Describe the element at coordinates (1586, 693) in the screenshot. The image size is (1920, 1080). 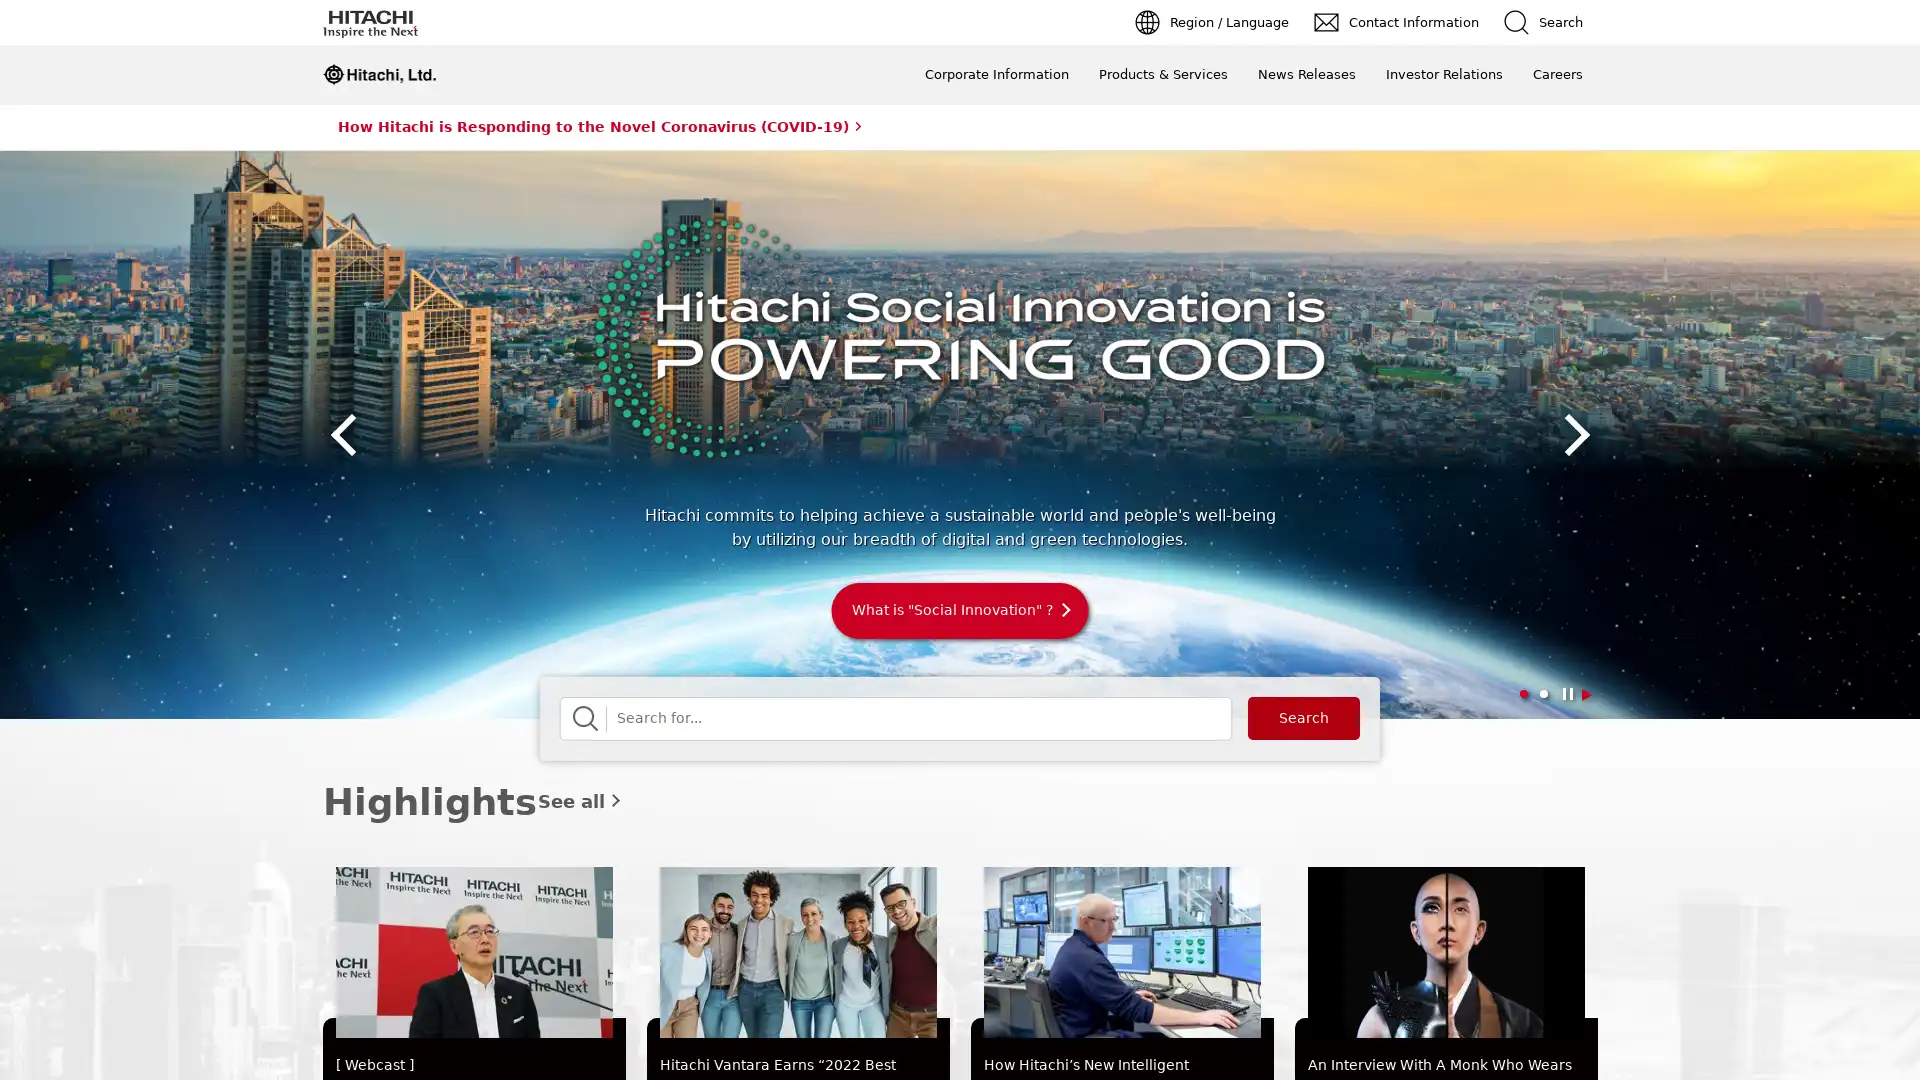
I see `Stop` at that location.